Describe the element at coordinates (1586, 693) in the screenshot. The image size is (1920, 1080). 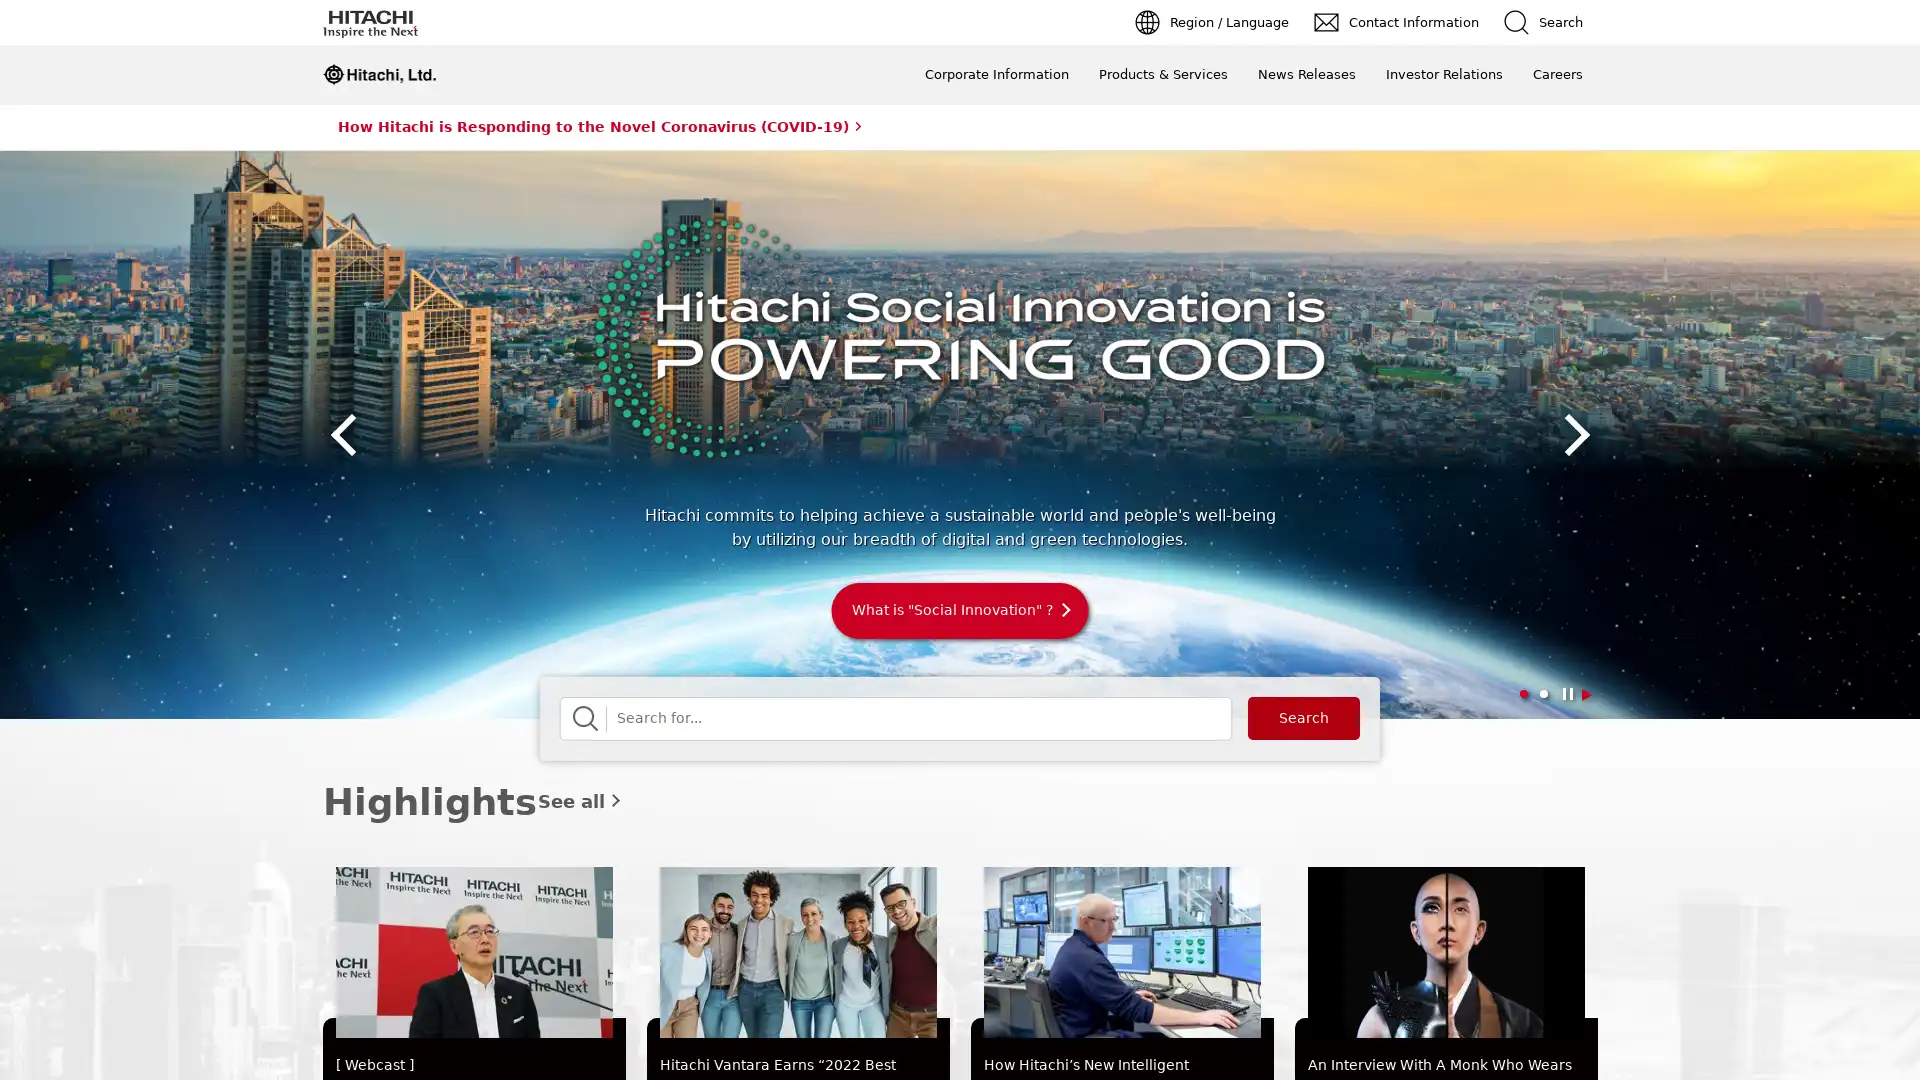
I see `Stop` at that location.